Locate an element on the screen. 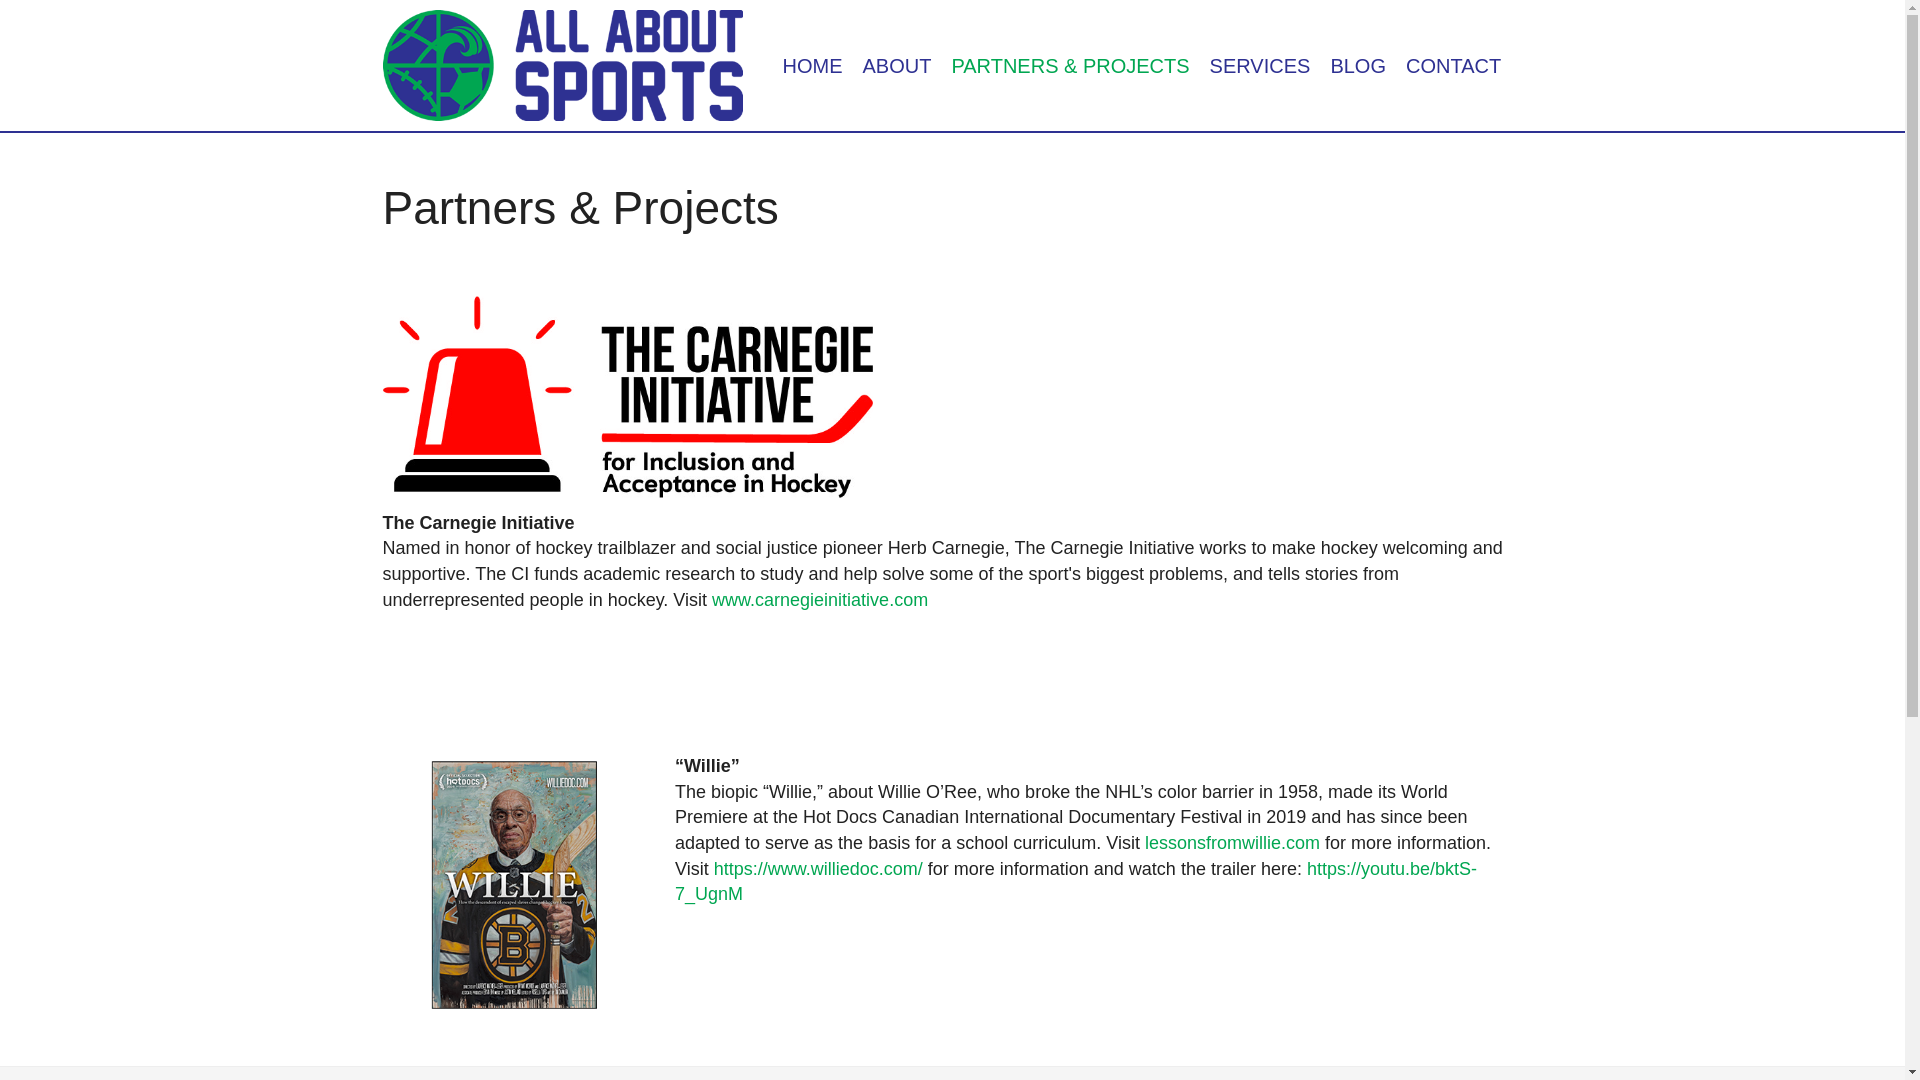  'https://www.williedoc.com/' is located at coordinates (714, 867).